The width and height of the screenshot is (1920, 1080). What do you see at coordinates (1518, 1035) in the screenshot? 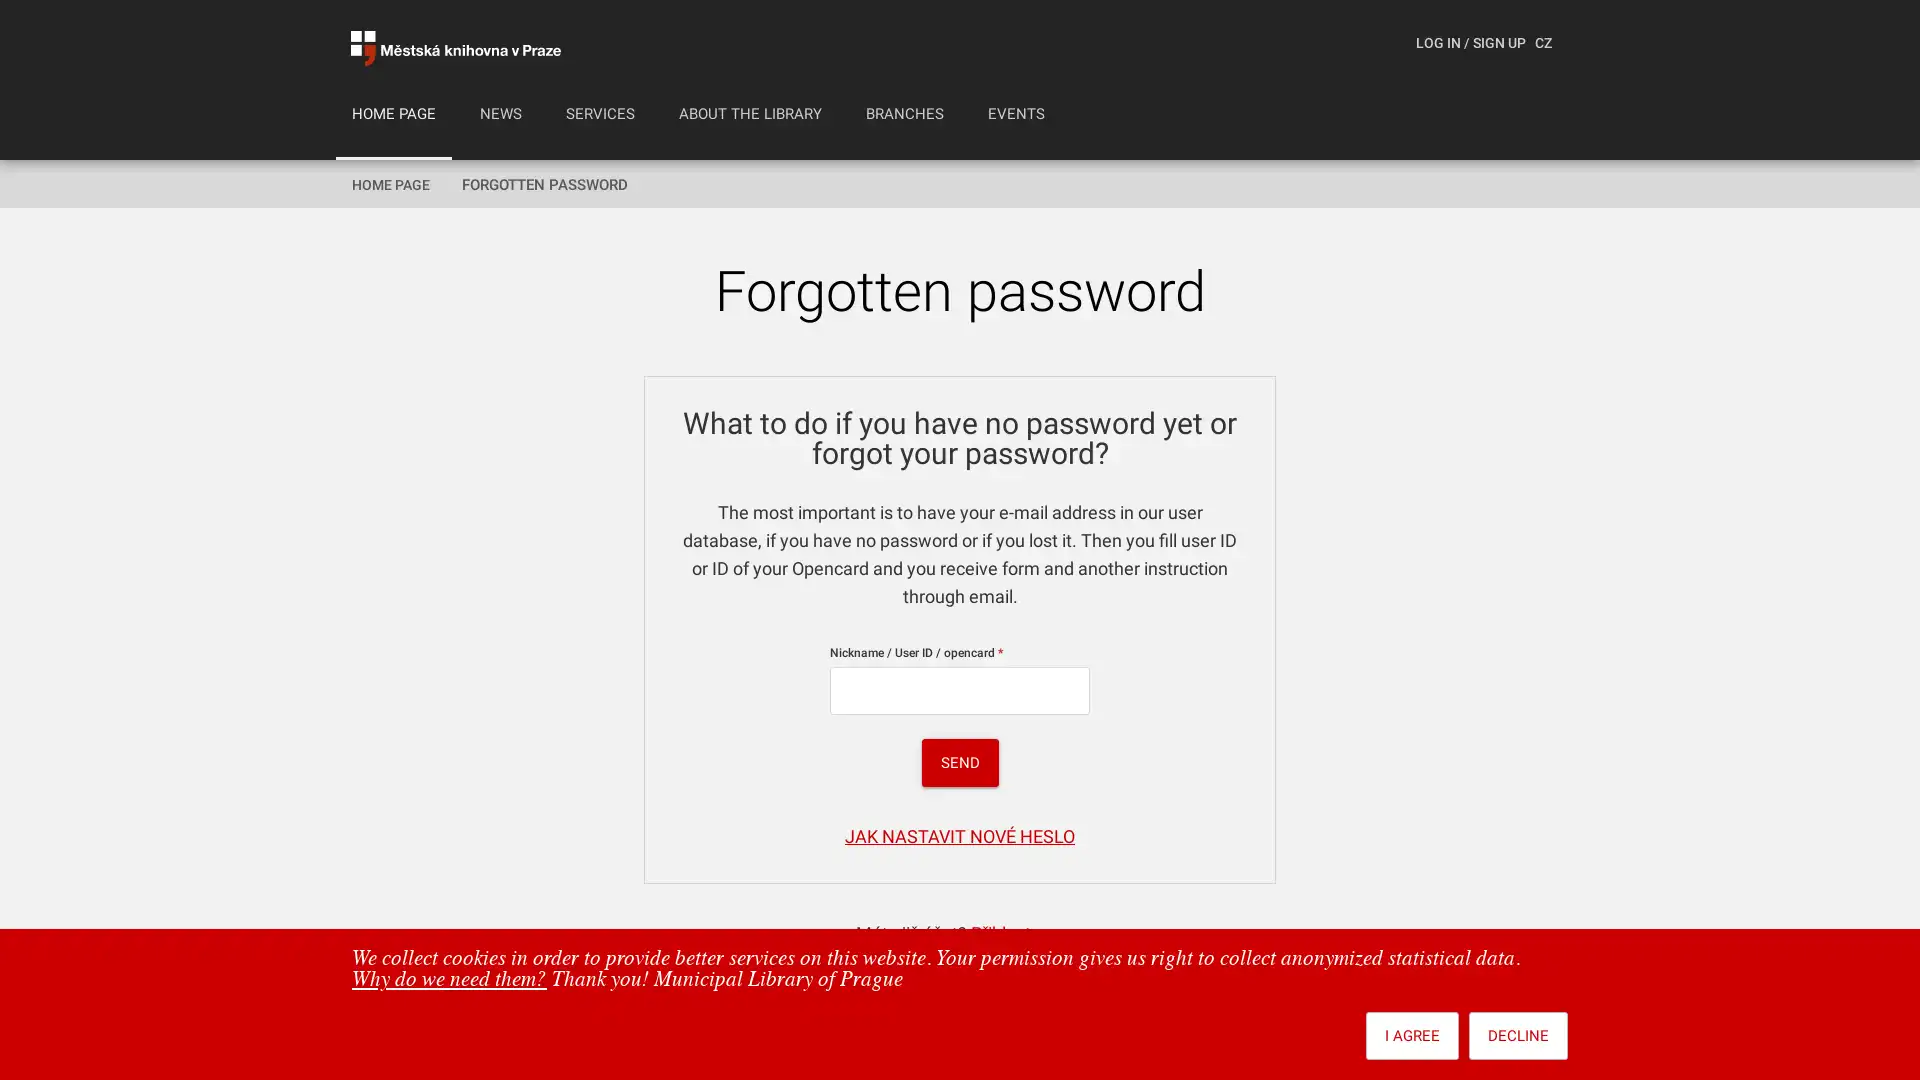
I see `DECLINE` at bounding box center [1518, 1035].